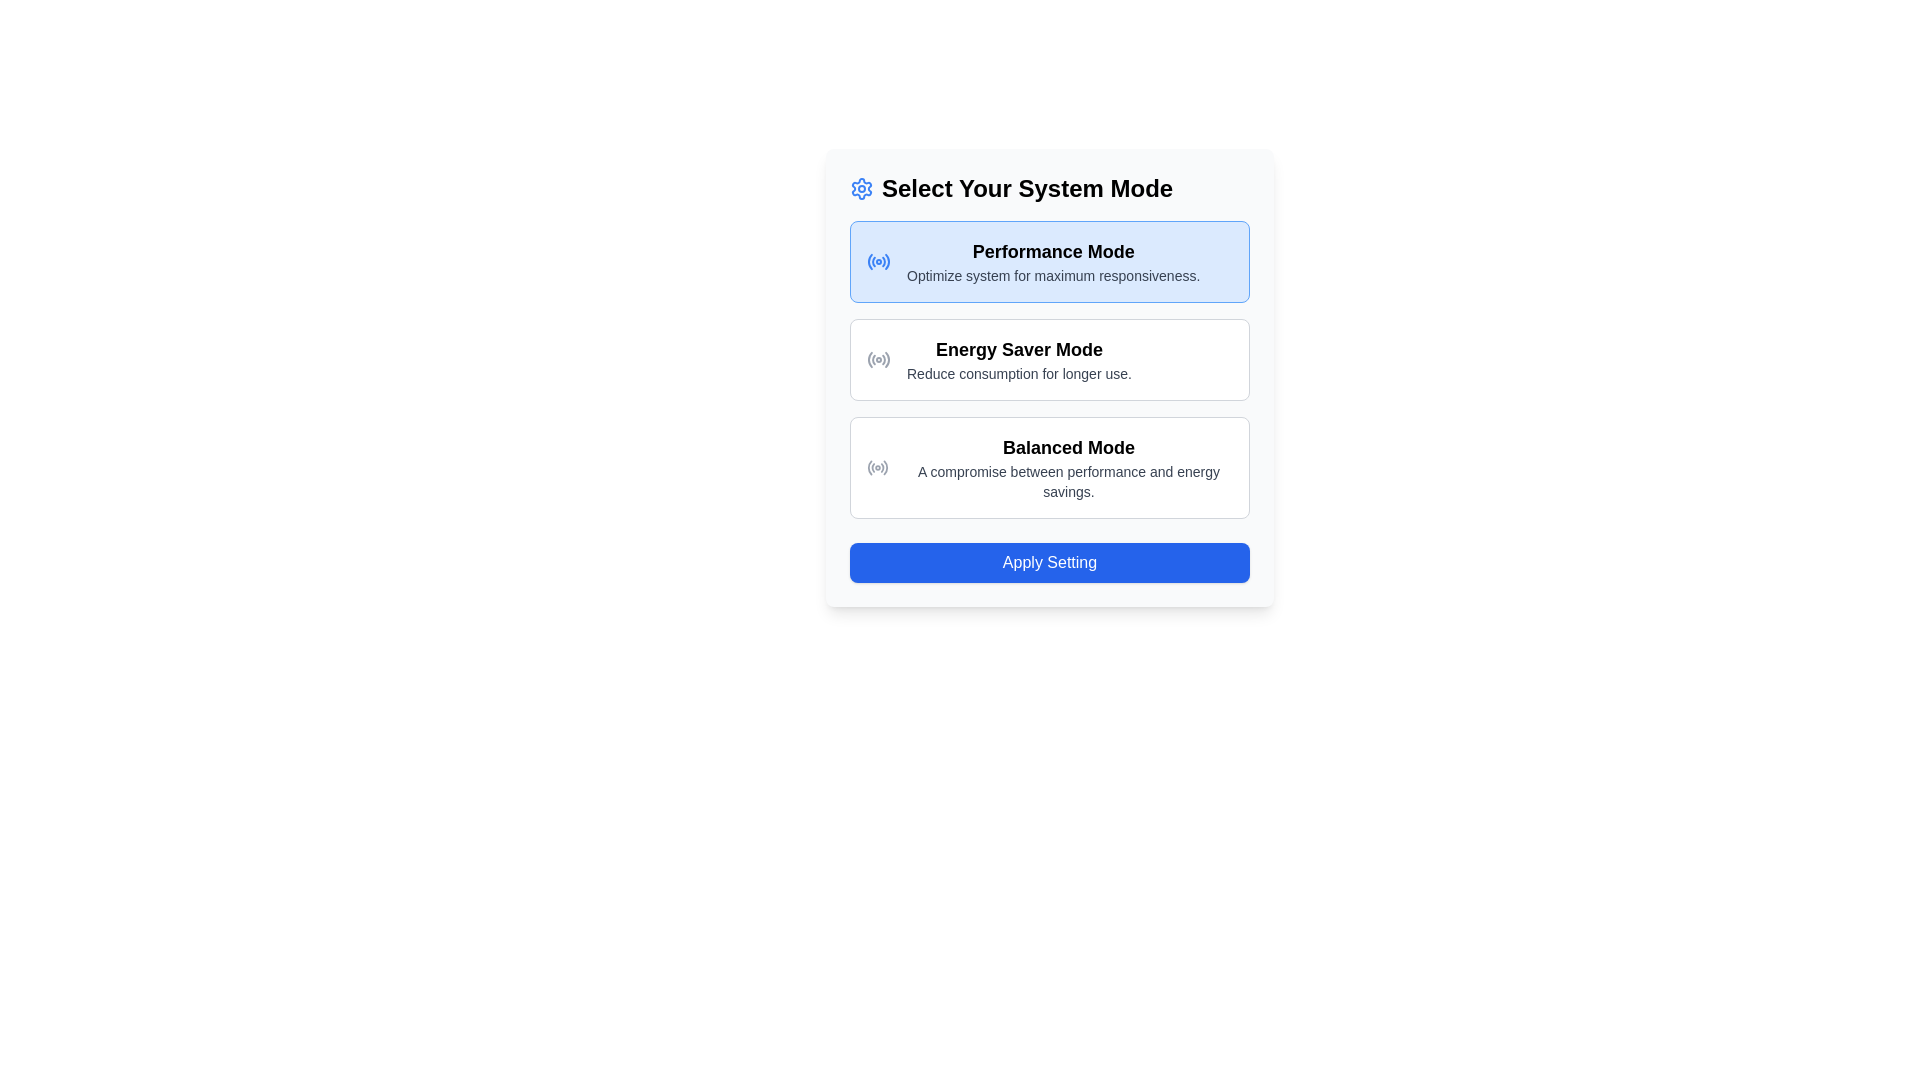 The image size is (1920, 1080). What do you see at coordinates (1019, 349) in the screenshot?
I see `the bold text label reading 'Energy Saver Mode', which is styled prominently within the second option of the three selectable system modes, located between 'Performance Mode' above and 'Balanced Mode' below` at bounding box center [1019, 349].